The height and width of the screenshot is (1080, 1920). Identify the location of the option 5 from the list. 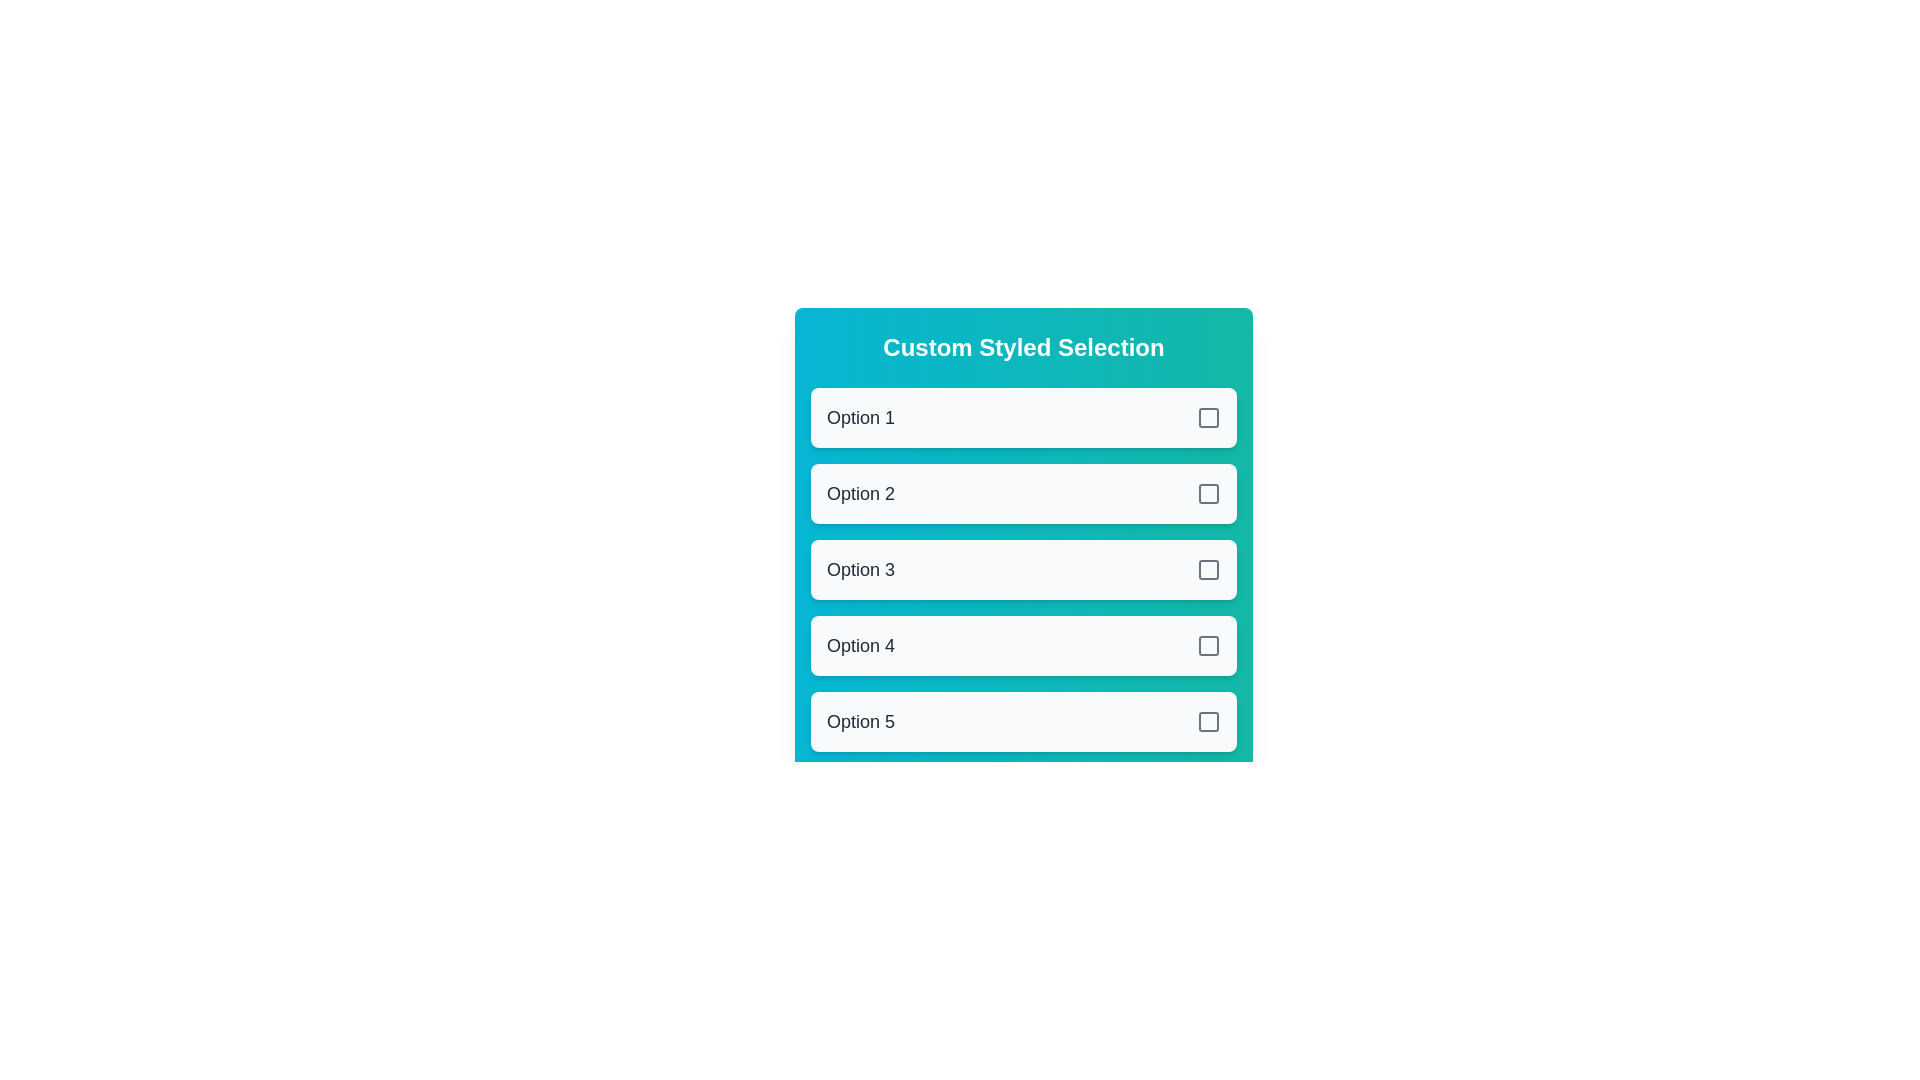
(1023, 721).